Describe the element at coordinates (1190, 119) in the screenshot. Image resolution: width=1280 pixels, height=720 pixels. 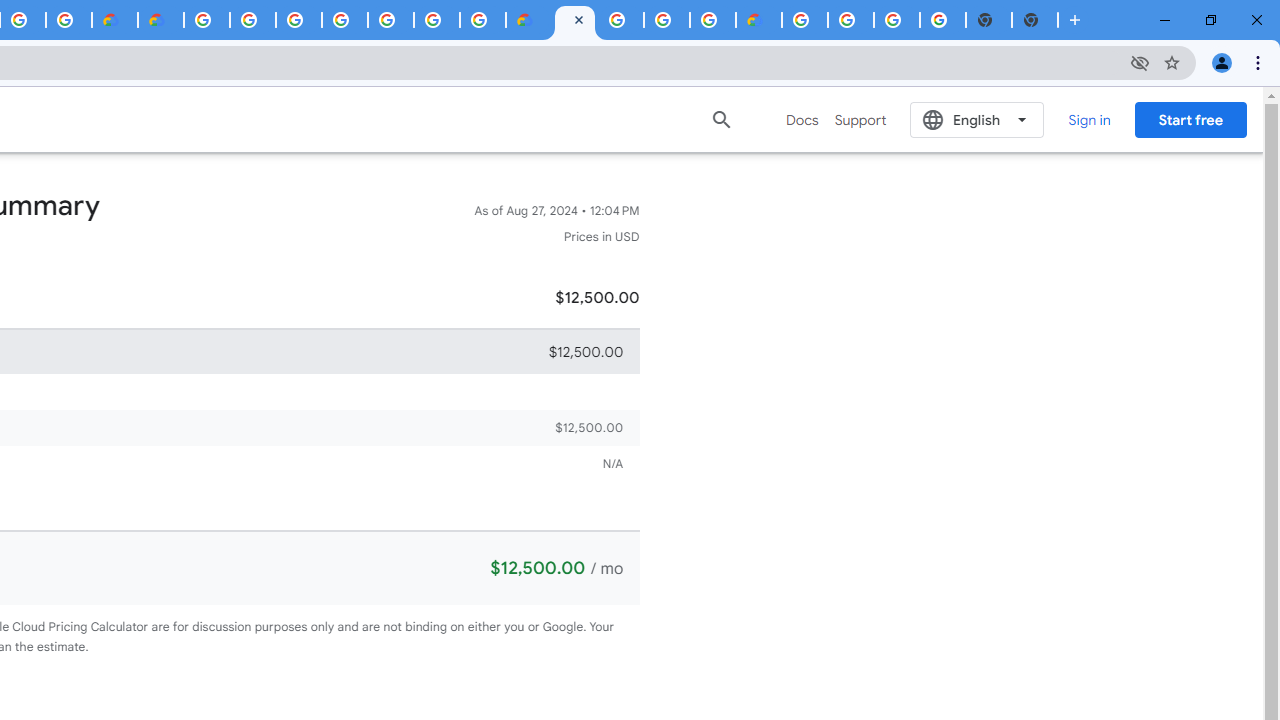
I see `'Start free'` at that location.